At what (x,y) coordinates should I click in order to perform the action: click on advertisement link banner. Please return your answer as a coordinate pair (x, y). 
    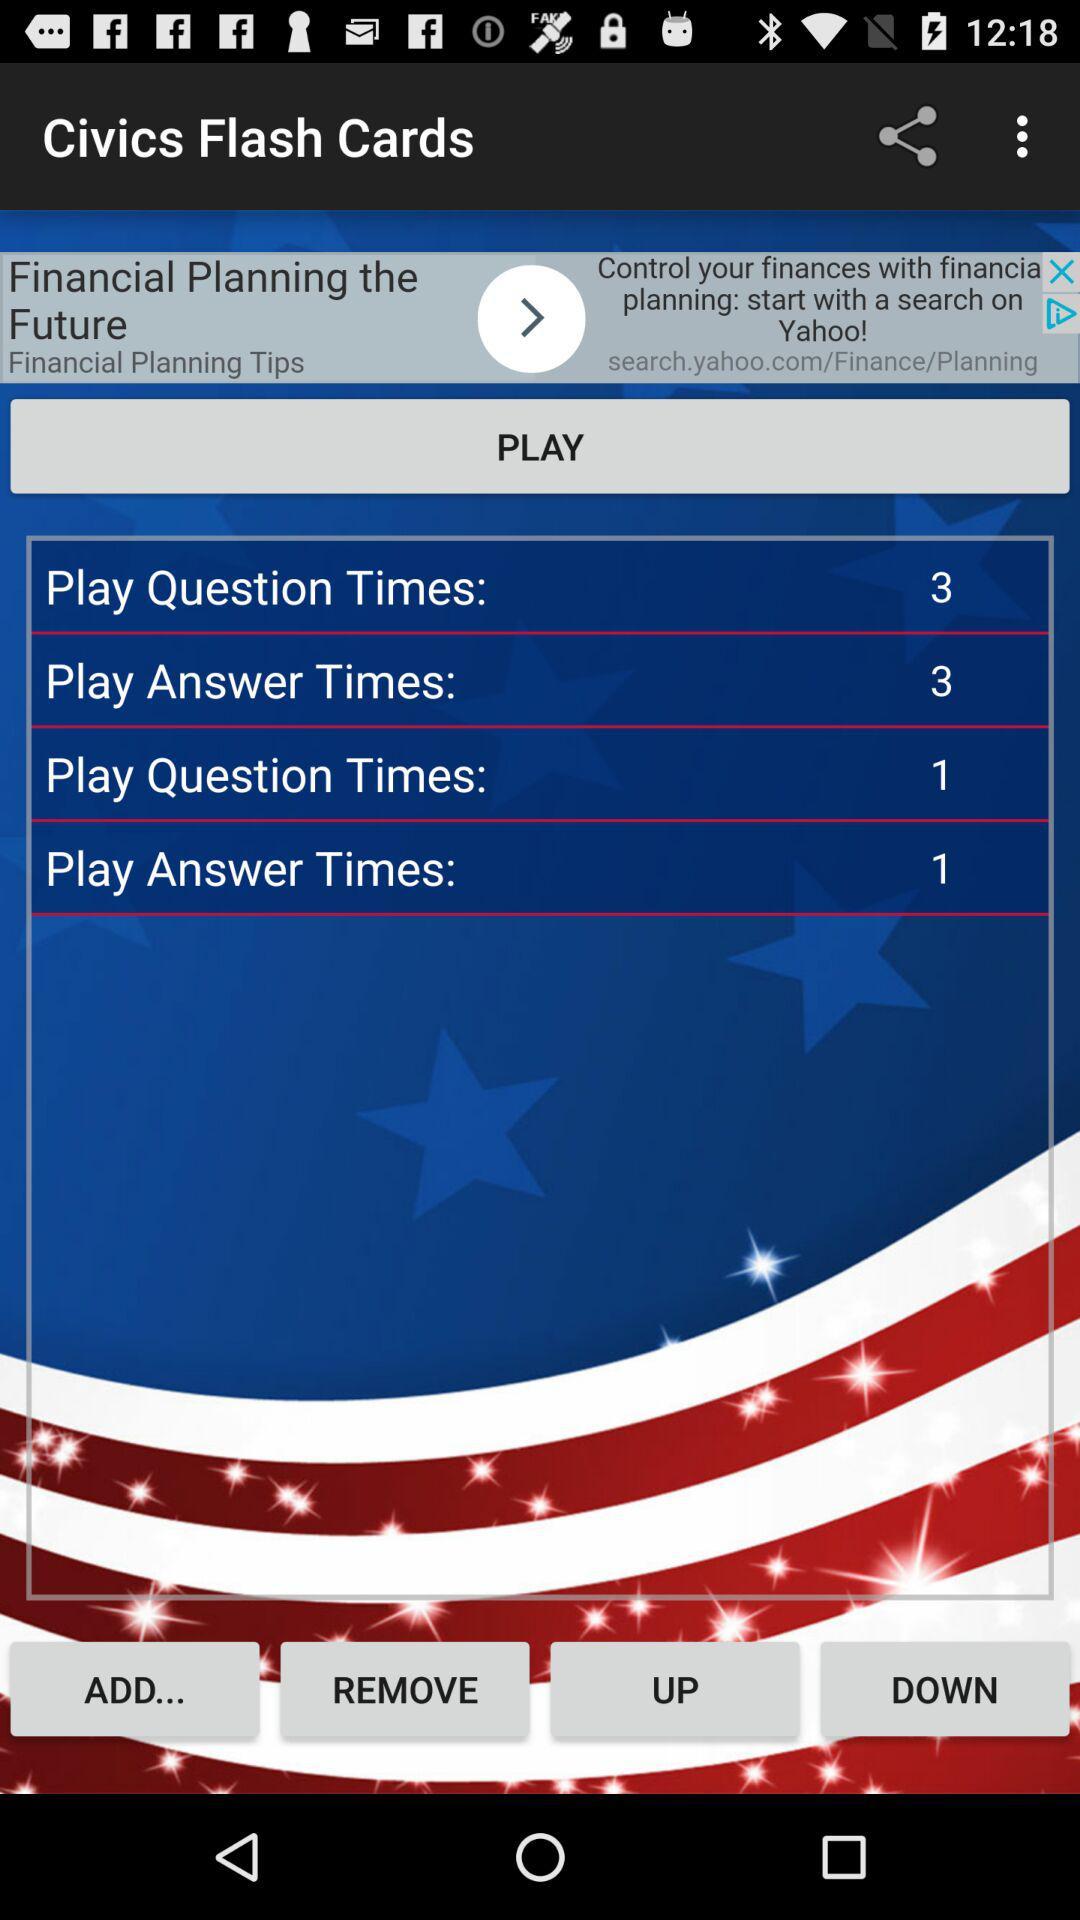
    Looking at the image, I should click on (540, 316).